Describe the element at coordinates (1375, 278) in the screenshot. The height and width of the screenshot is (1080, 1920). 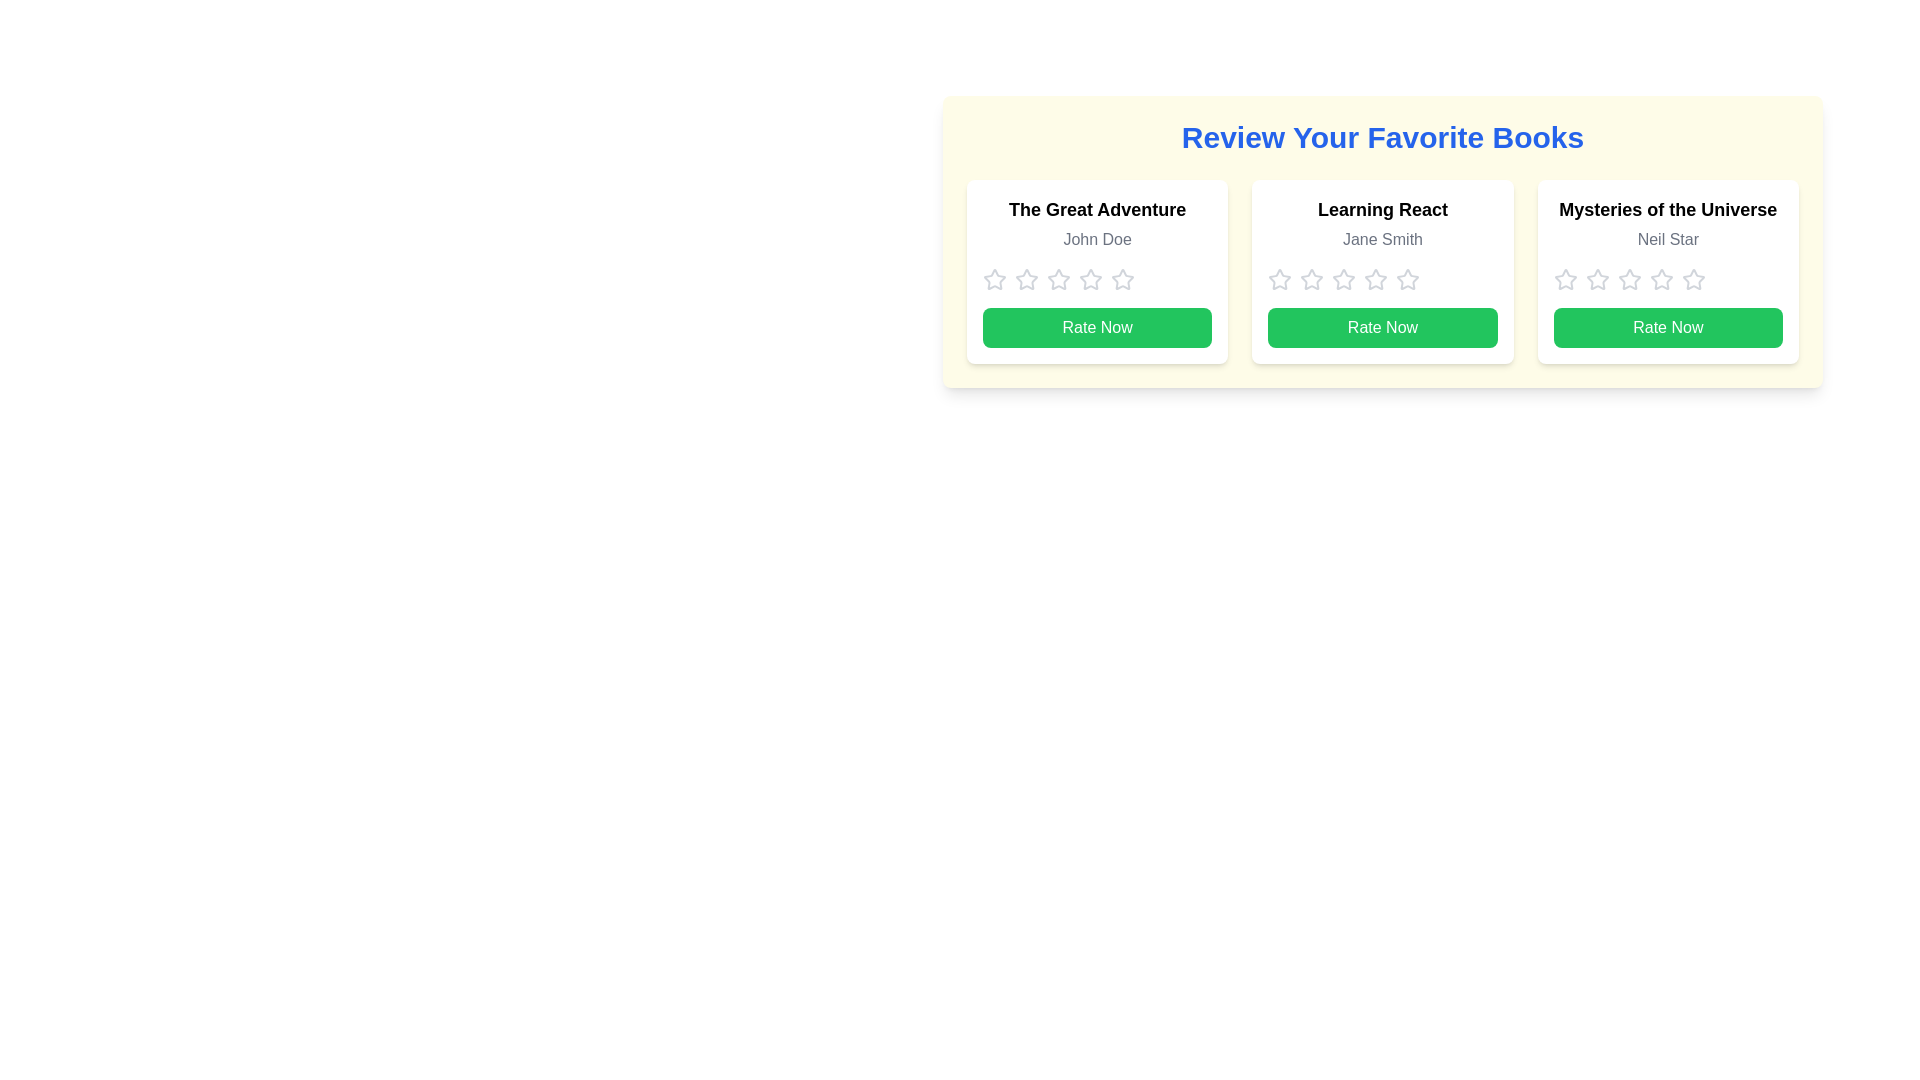
I see `the second star in the rating system for the book 'Learning React' by Jane Smith` at that location.